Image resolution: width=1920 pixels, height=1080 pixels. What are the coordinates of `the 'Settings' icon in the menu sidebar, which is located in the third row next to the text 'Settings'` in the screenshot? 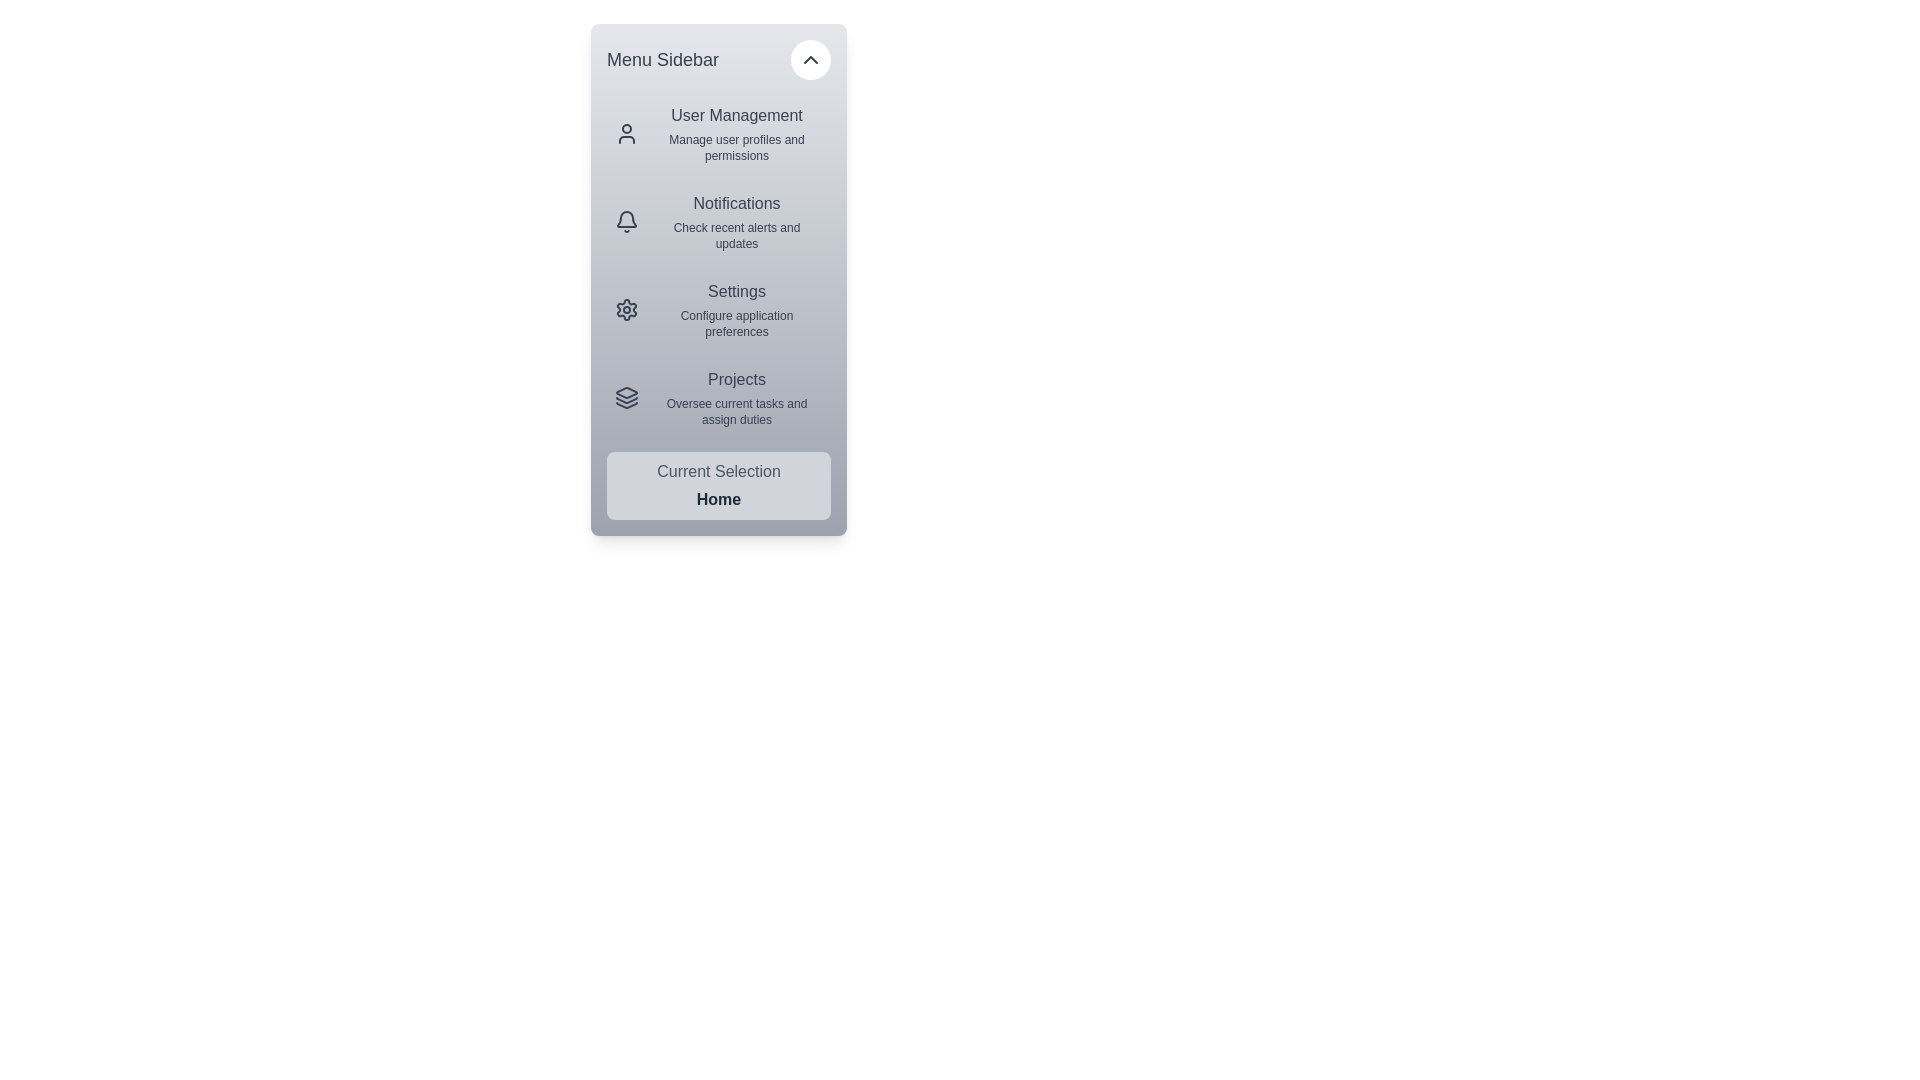 It's located at (626, 309).